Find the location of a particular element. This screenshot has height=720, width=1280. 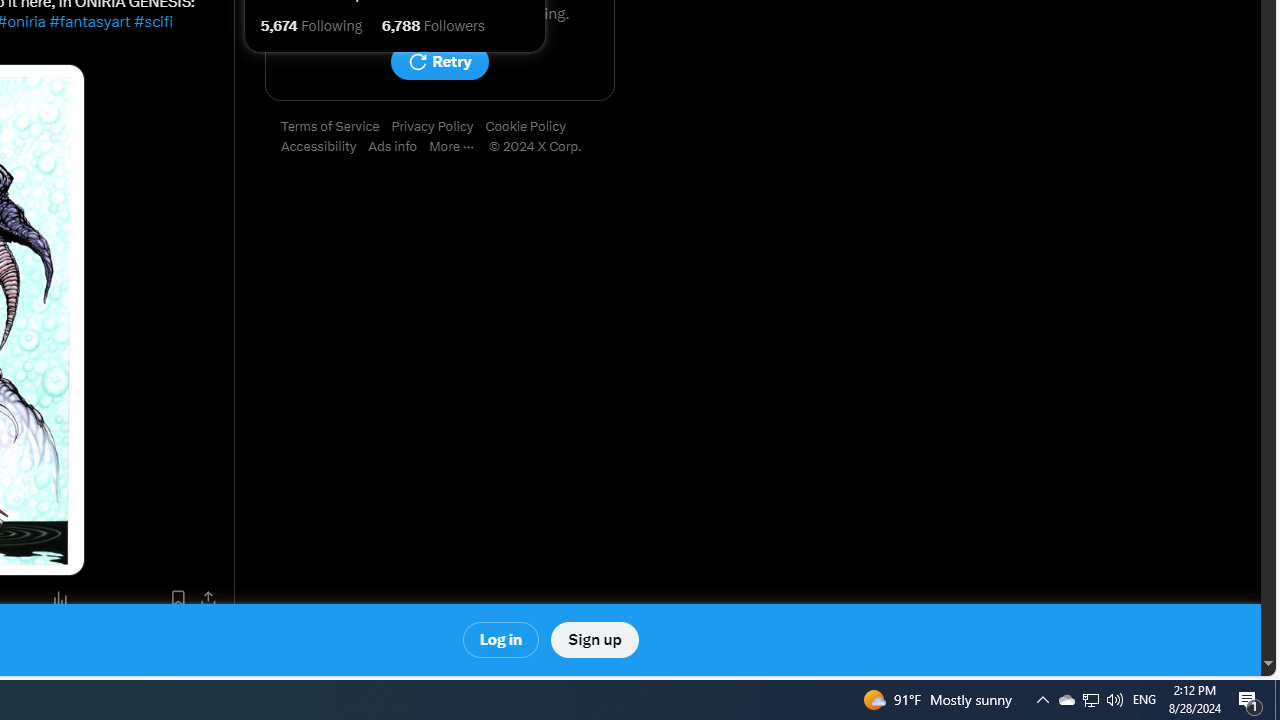

'Cookie Policy' is located at coordinates (531, 127).